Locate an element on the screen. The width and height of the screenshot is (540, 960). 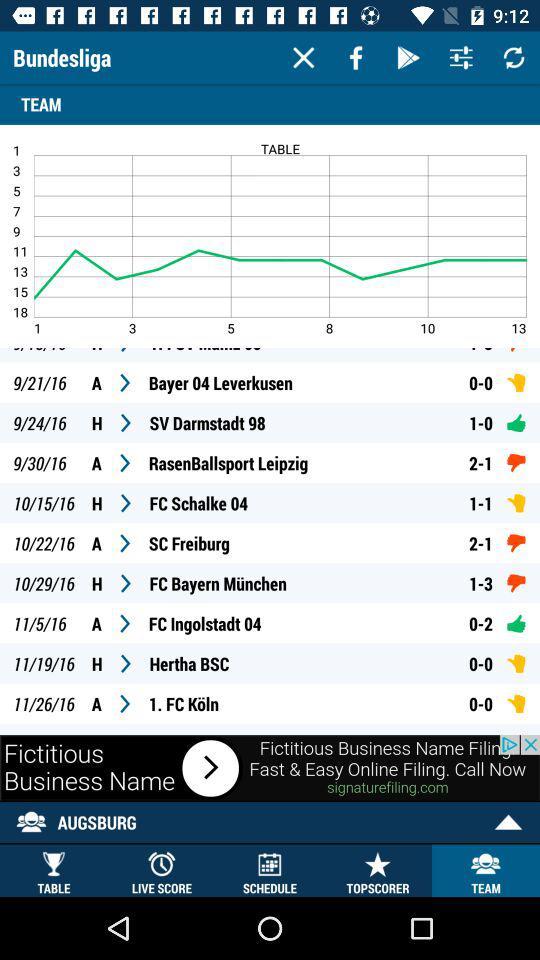
the play icon is located at coordinates (407, 56).